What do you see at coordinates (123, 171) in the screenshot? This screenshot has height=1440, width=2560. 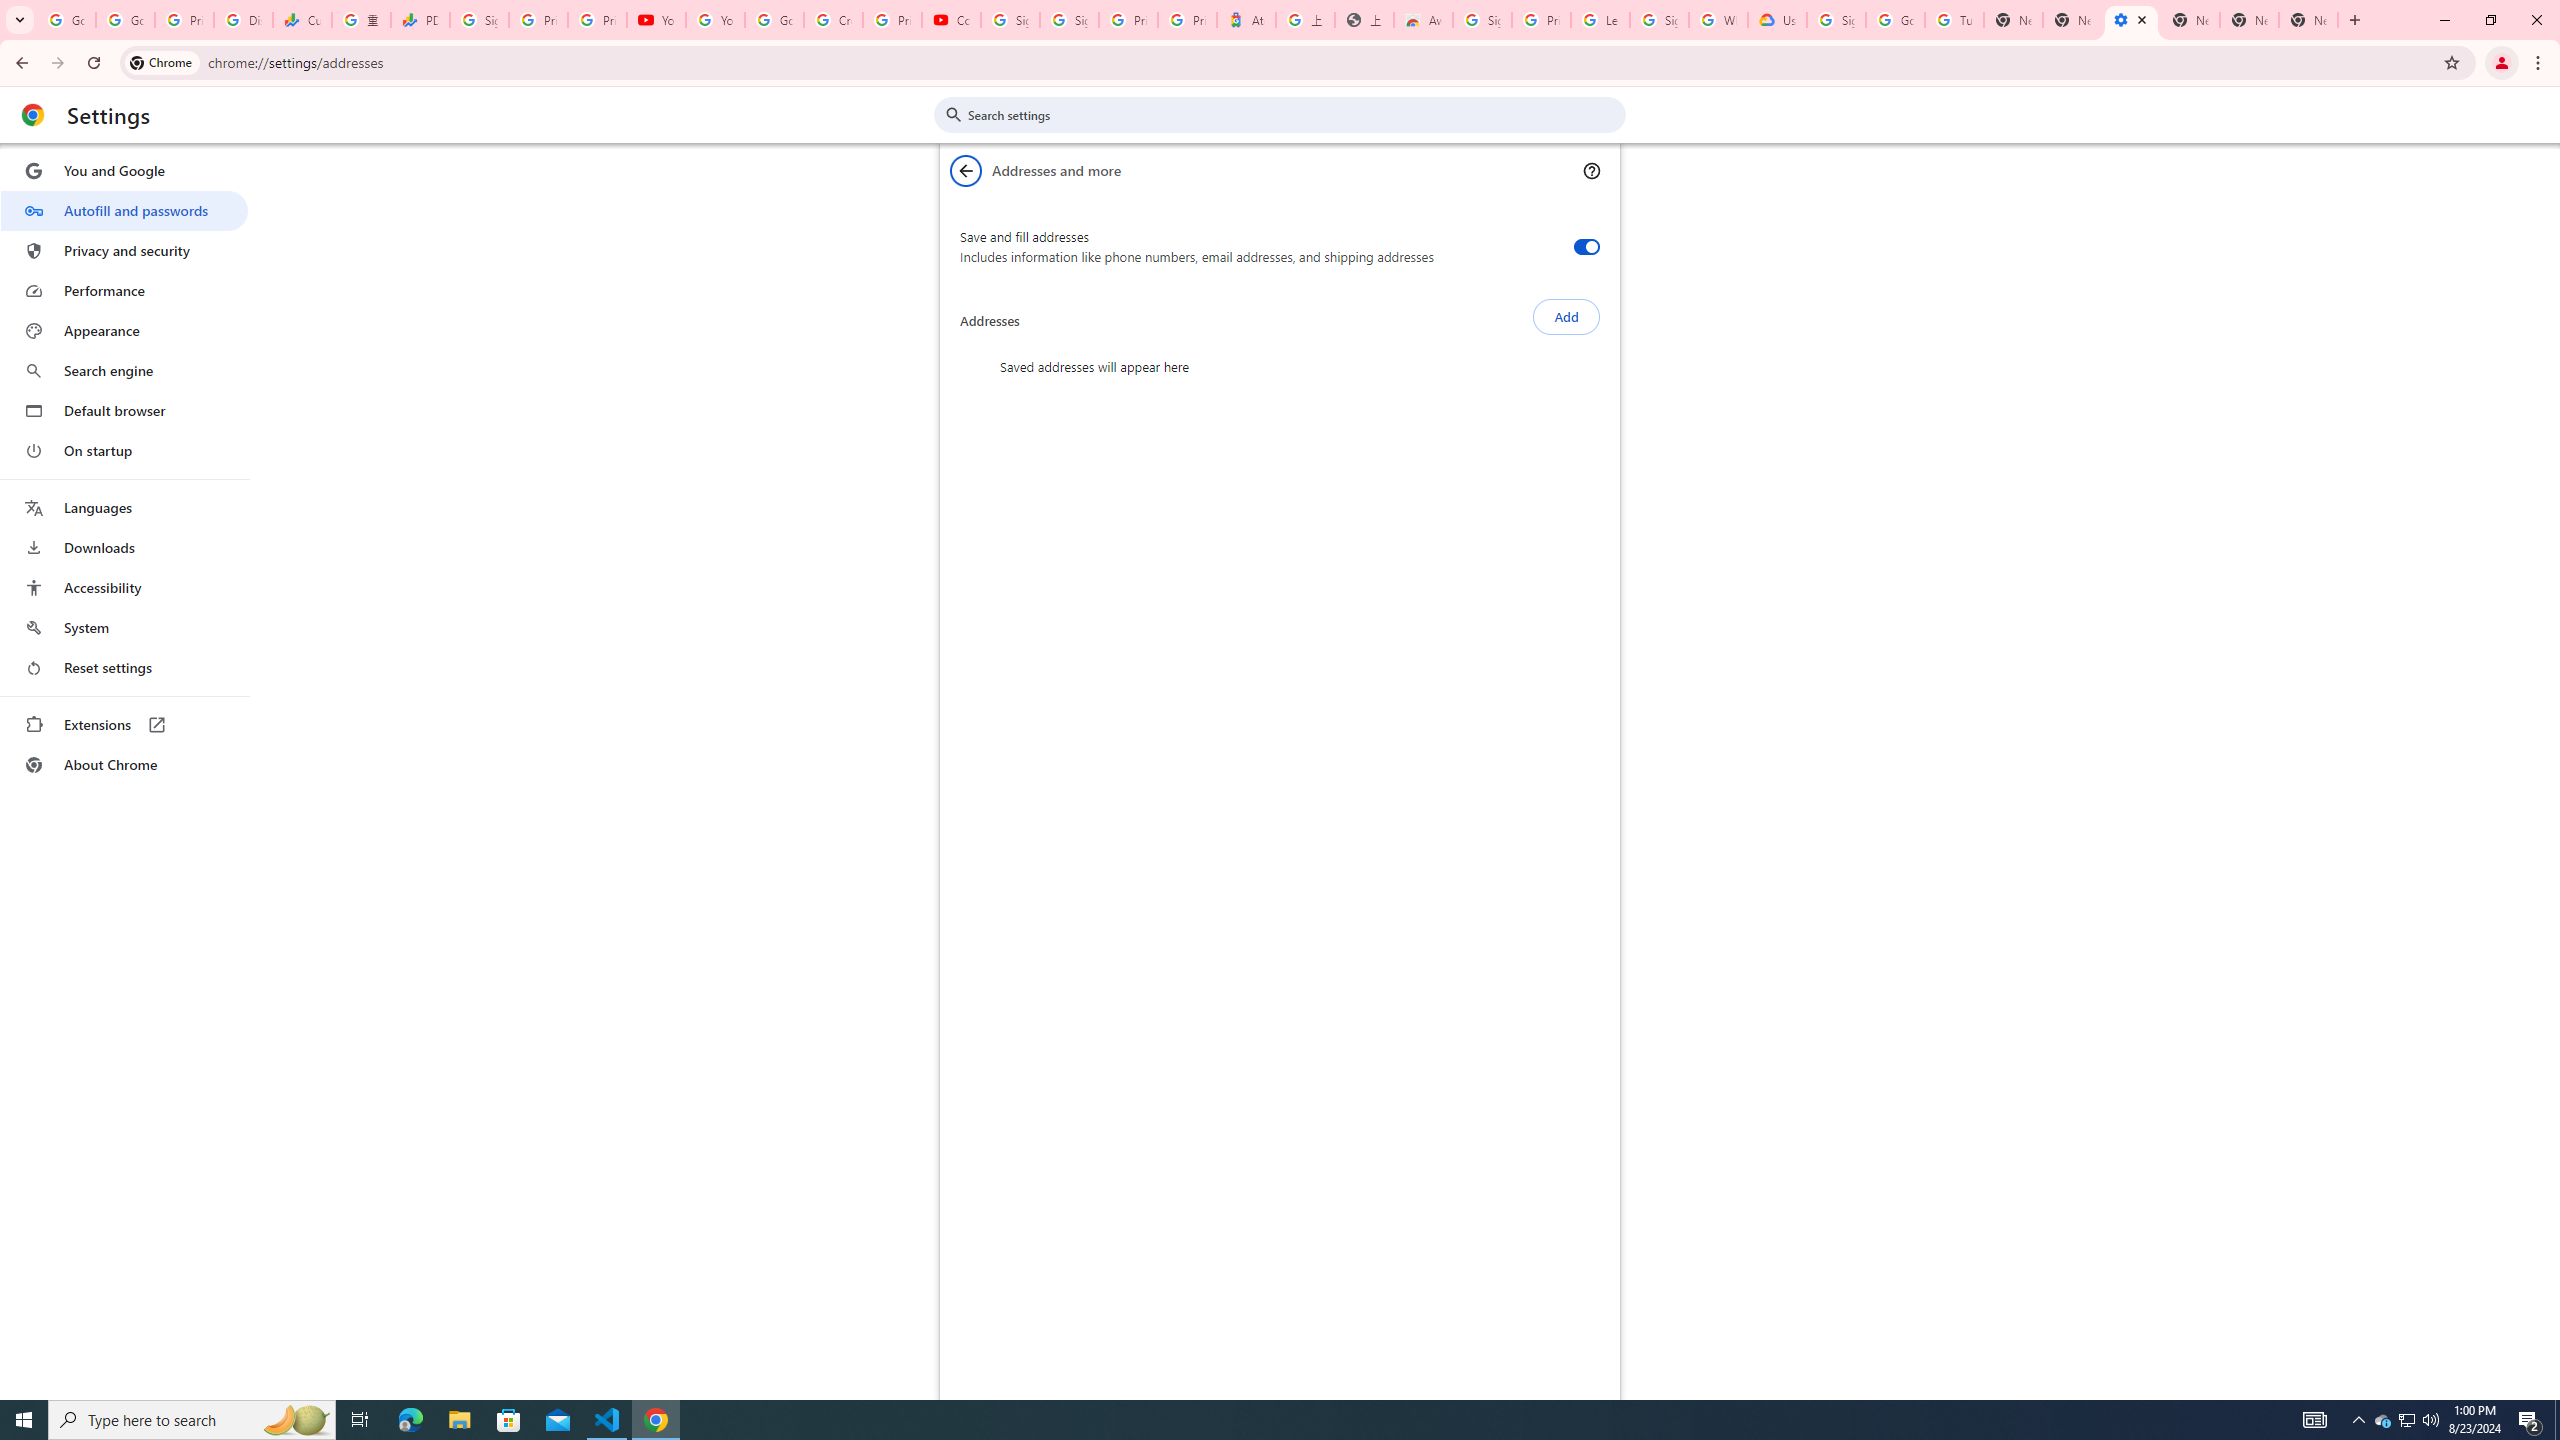 I see `'You and Google'` at bounding box center [123, 171].